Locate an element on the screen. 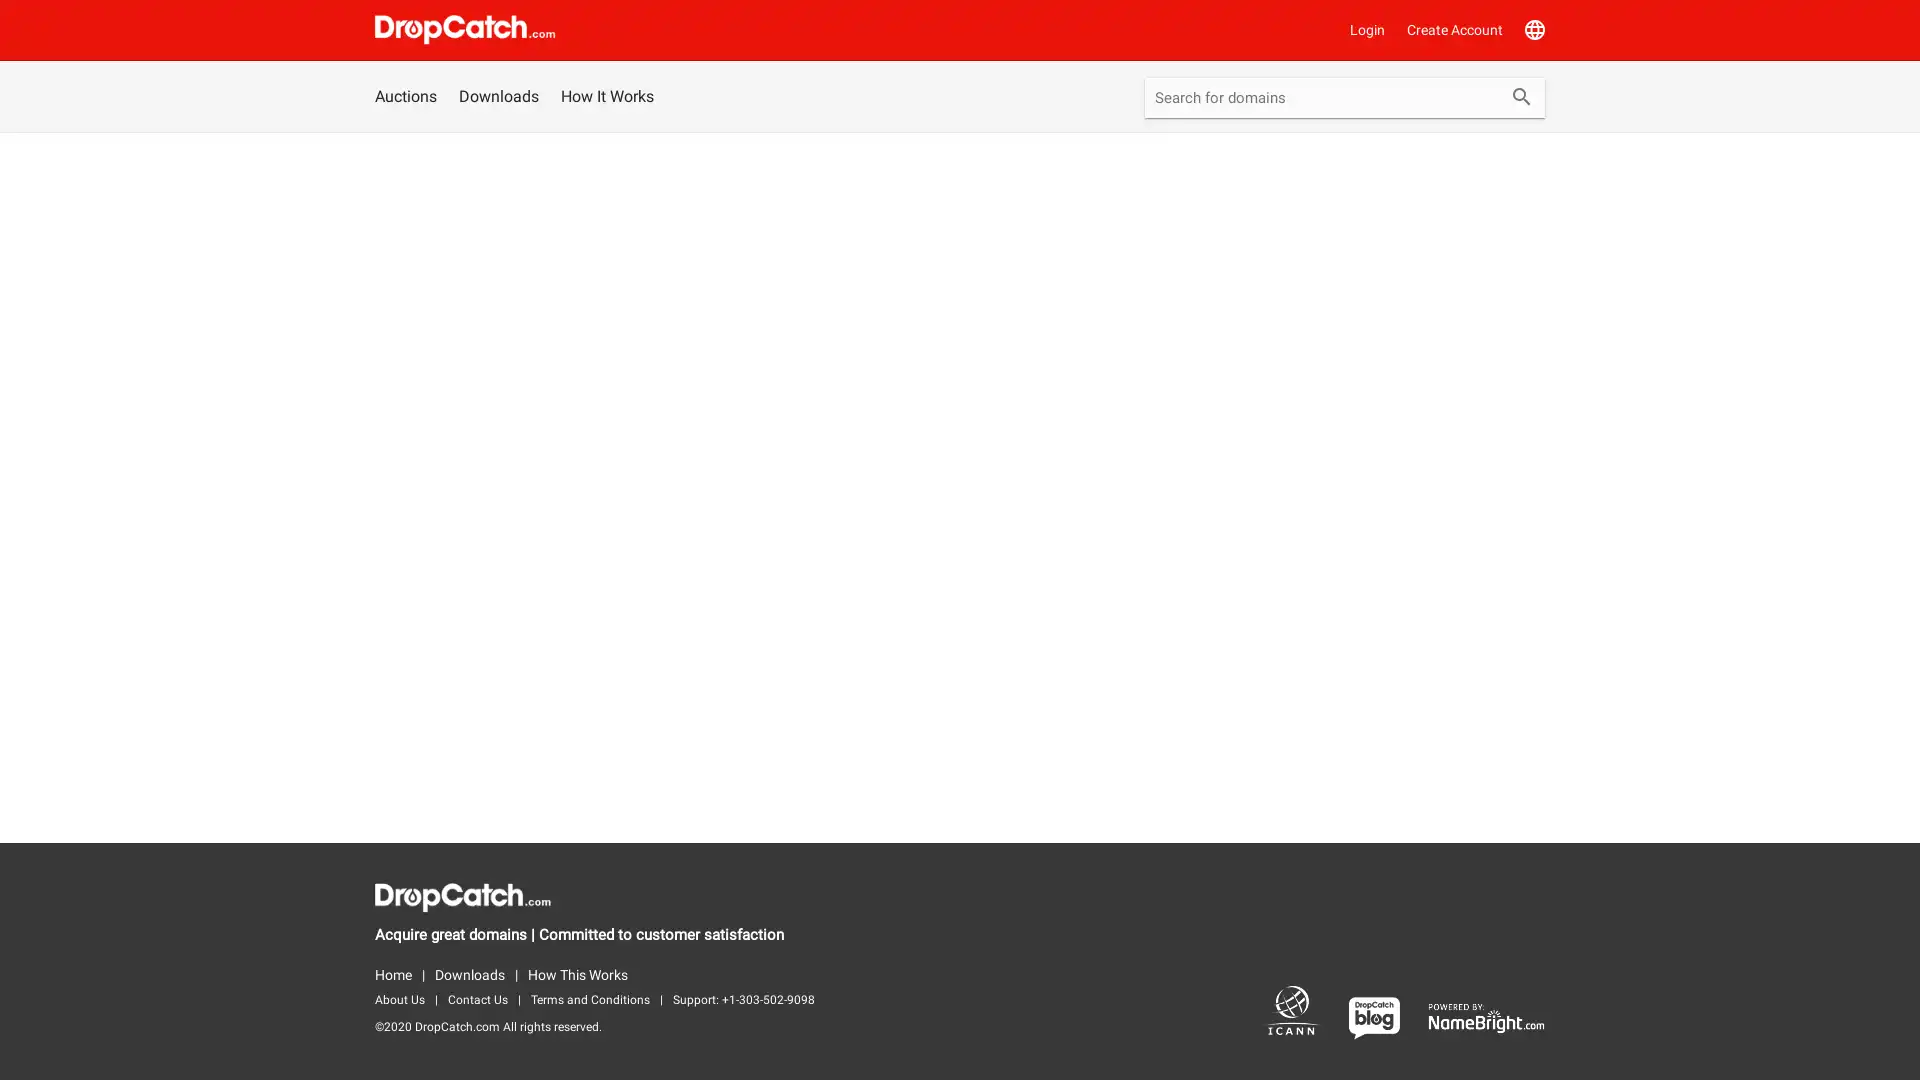 Image resolution: width=1920 pixels, height=1080 pixels. Submit is located at coordinates (1520, 99).